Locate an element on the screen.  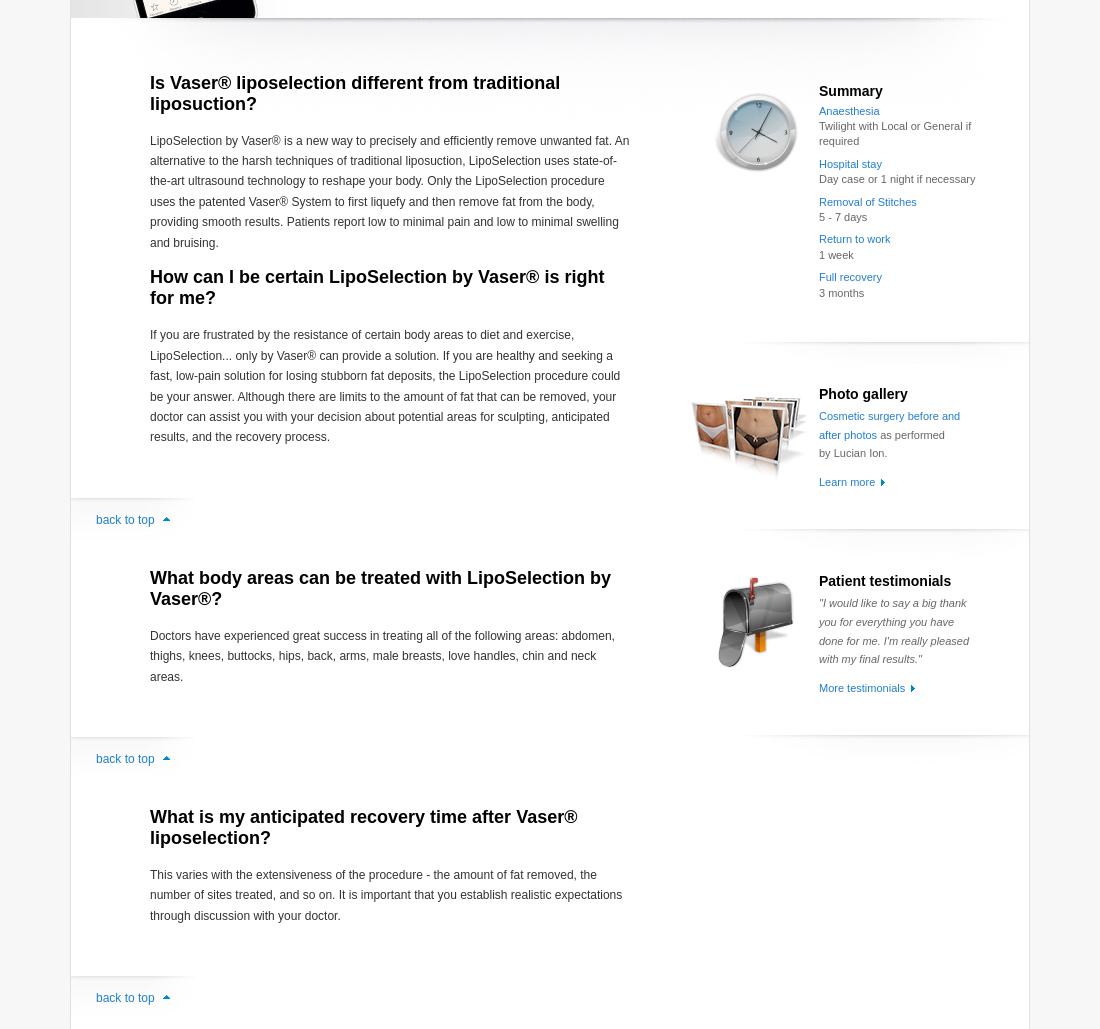
'as performed' is located at coordinates (910, 433).